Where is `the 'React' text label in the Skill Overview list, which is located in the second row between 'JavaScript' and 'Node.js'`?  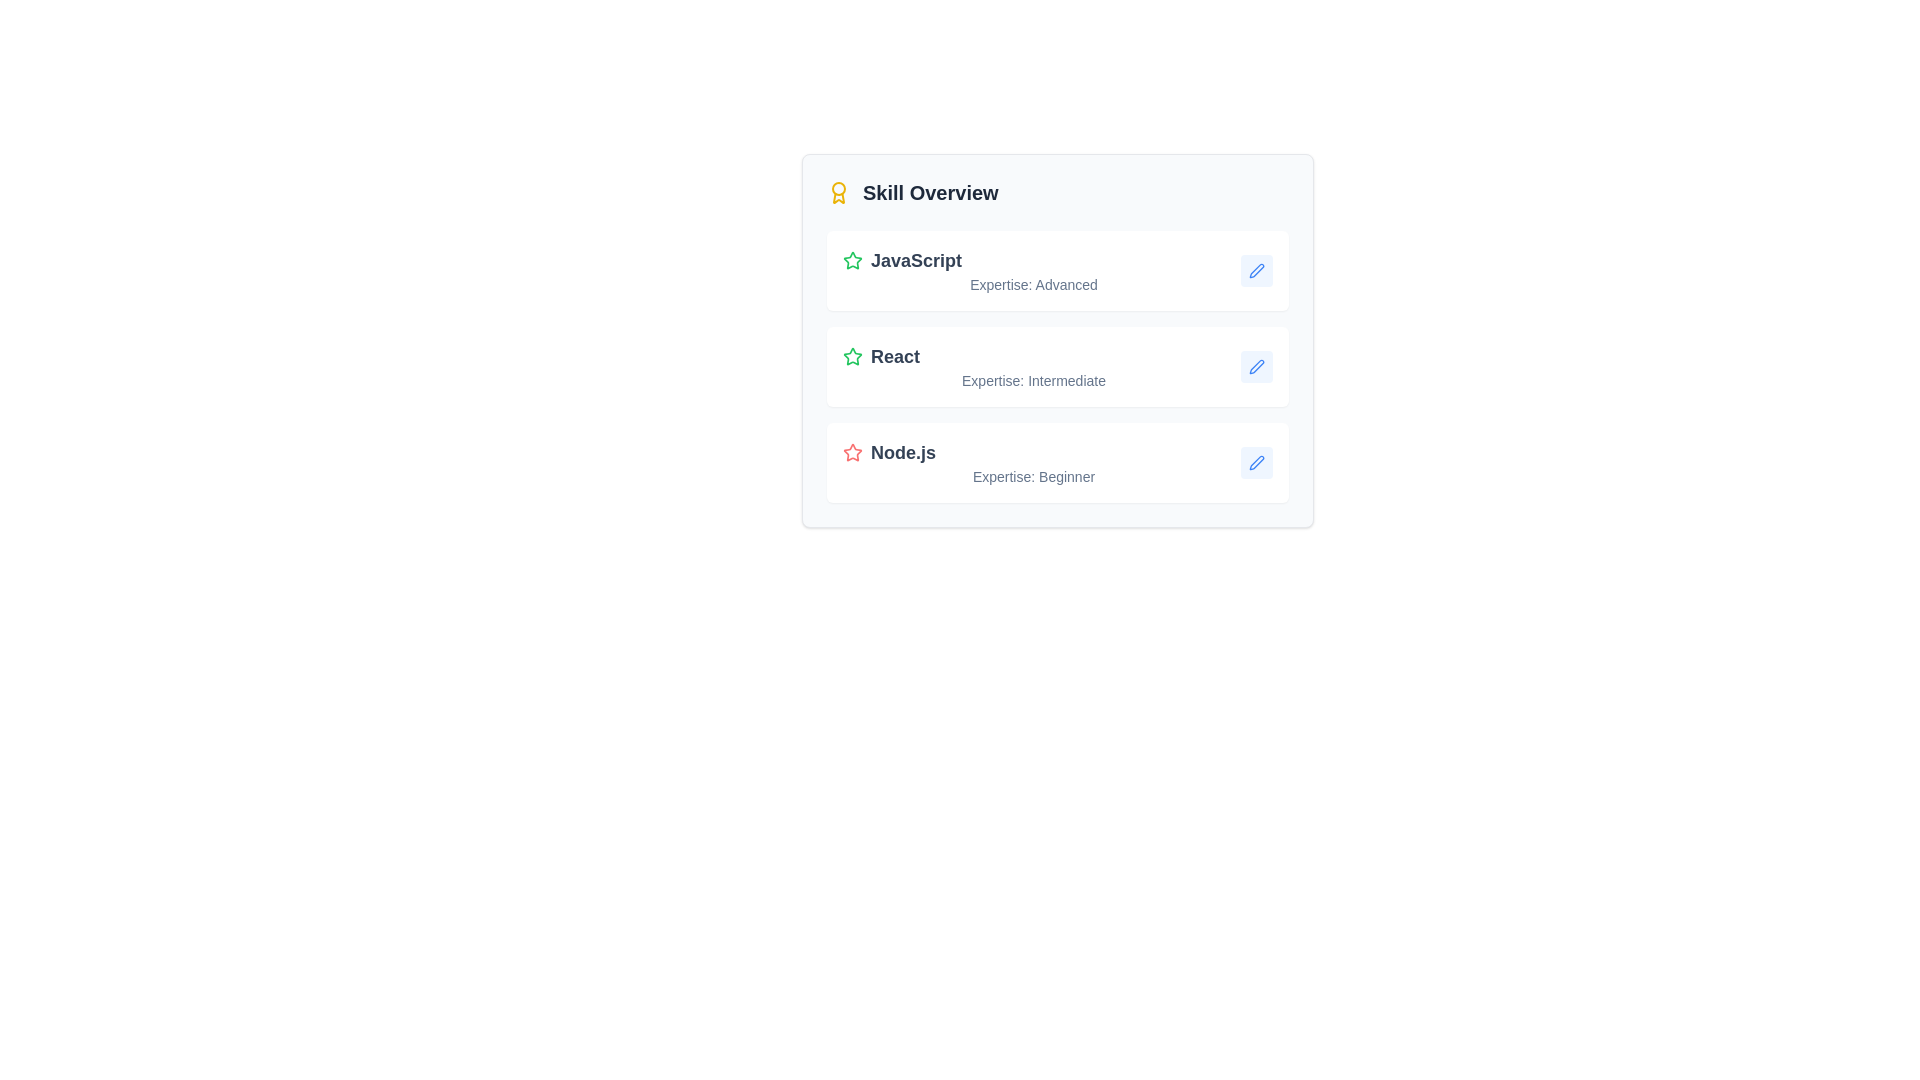
the 'React' text label in the Skill Overview list, which is located in the second row between 'JavaScript' and 'Node.js' is located at coordinates (894, 356).